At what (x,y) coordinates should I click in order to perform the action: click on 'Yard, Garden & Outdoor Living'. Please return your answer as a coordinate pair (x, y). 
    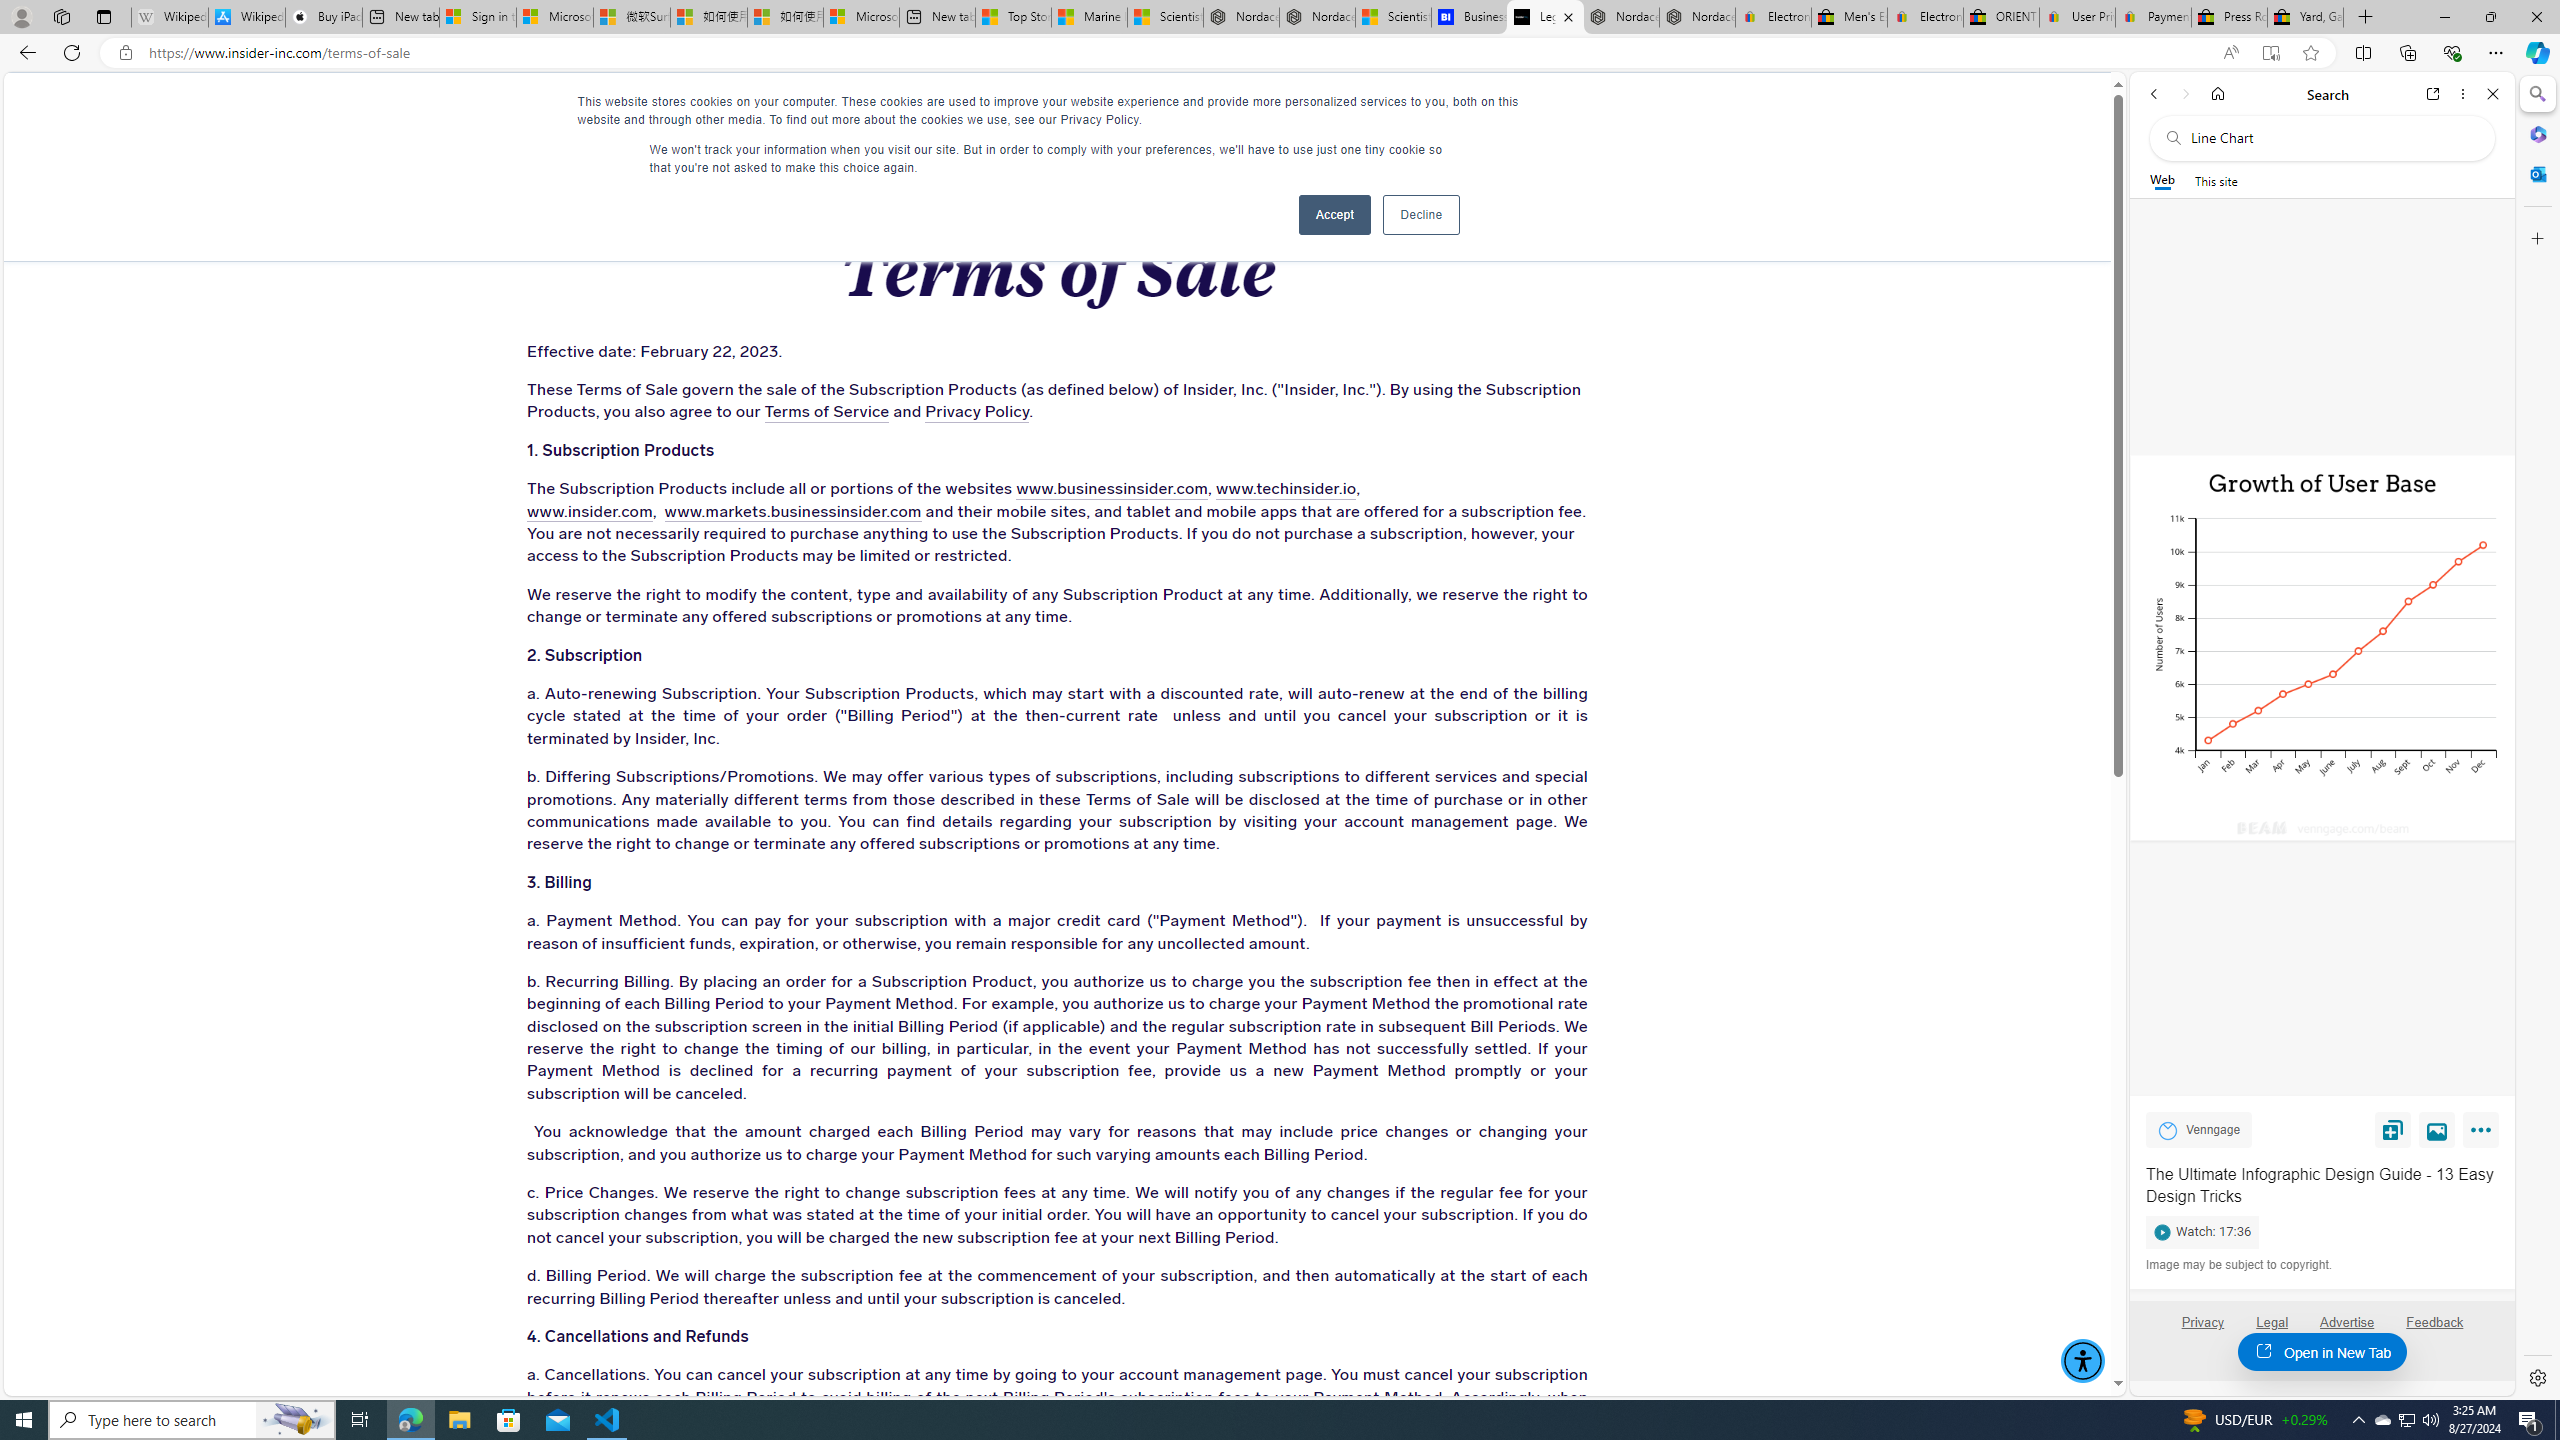
    Looking at the image, I should click on (2304, 16).